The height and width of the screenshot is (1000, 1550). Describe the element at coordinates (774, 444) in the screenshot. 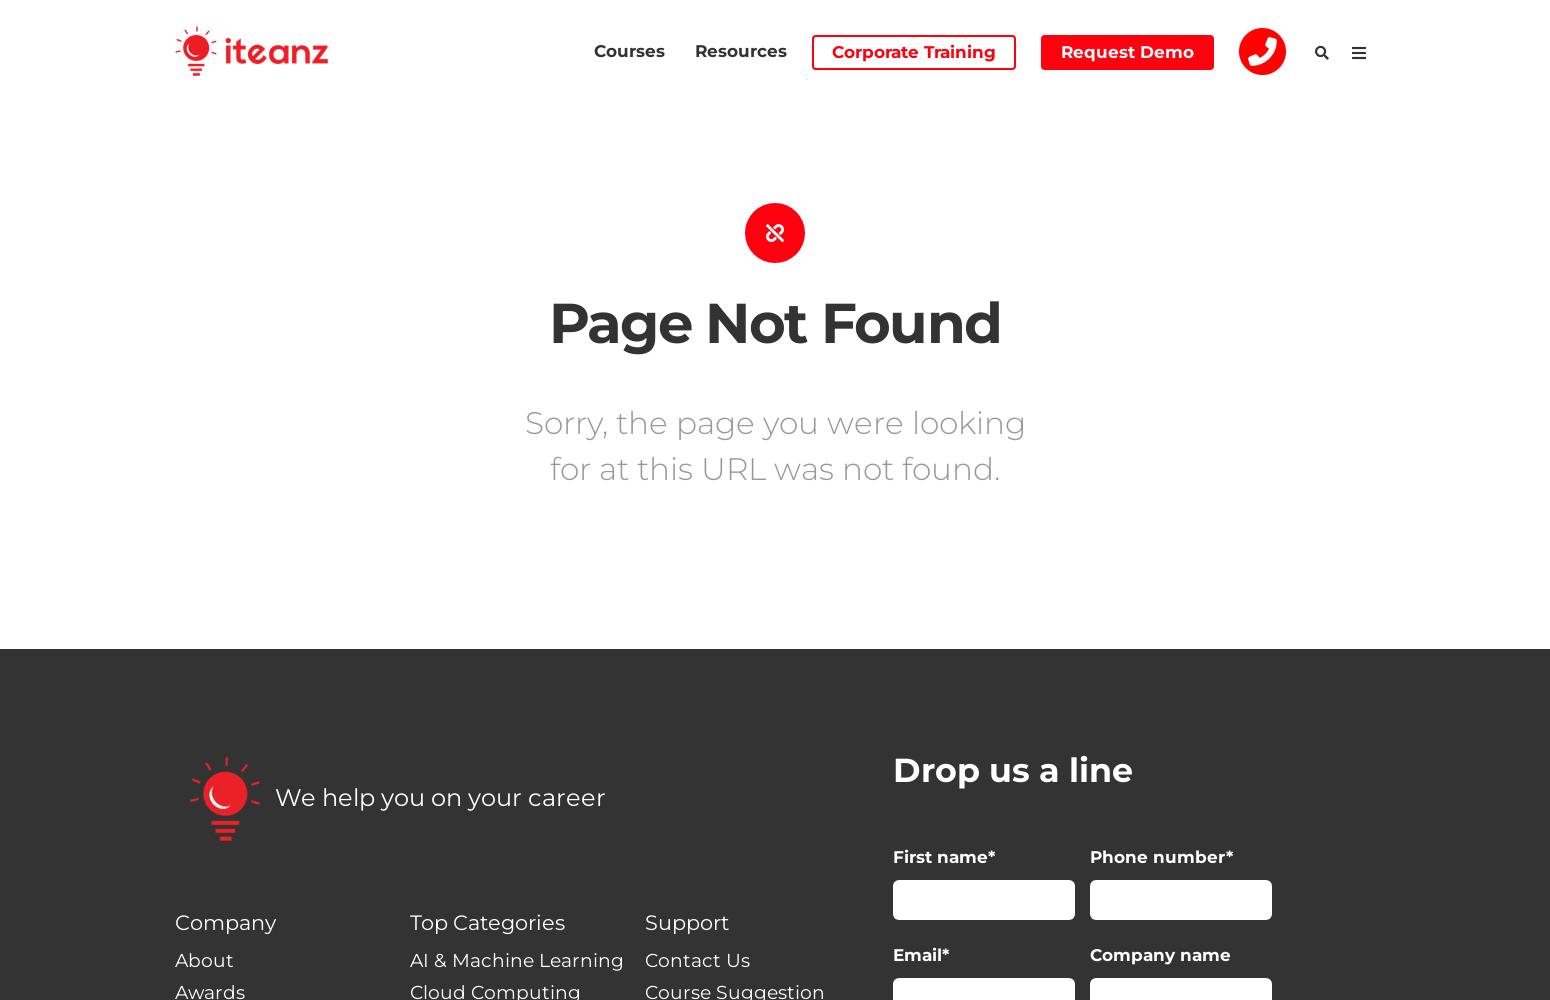

I see `'Sorry, the page you were looking for at this URL was not found.'` at that location.